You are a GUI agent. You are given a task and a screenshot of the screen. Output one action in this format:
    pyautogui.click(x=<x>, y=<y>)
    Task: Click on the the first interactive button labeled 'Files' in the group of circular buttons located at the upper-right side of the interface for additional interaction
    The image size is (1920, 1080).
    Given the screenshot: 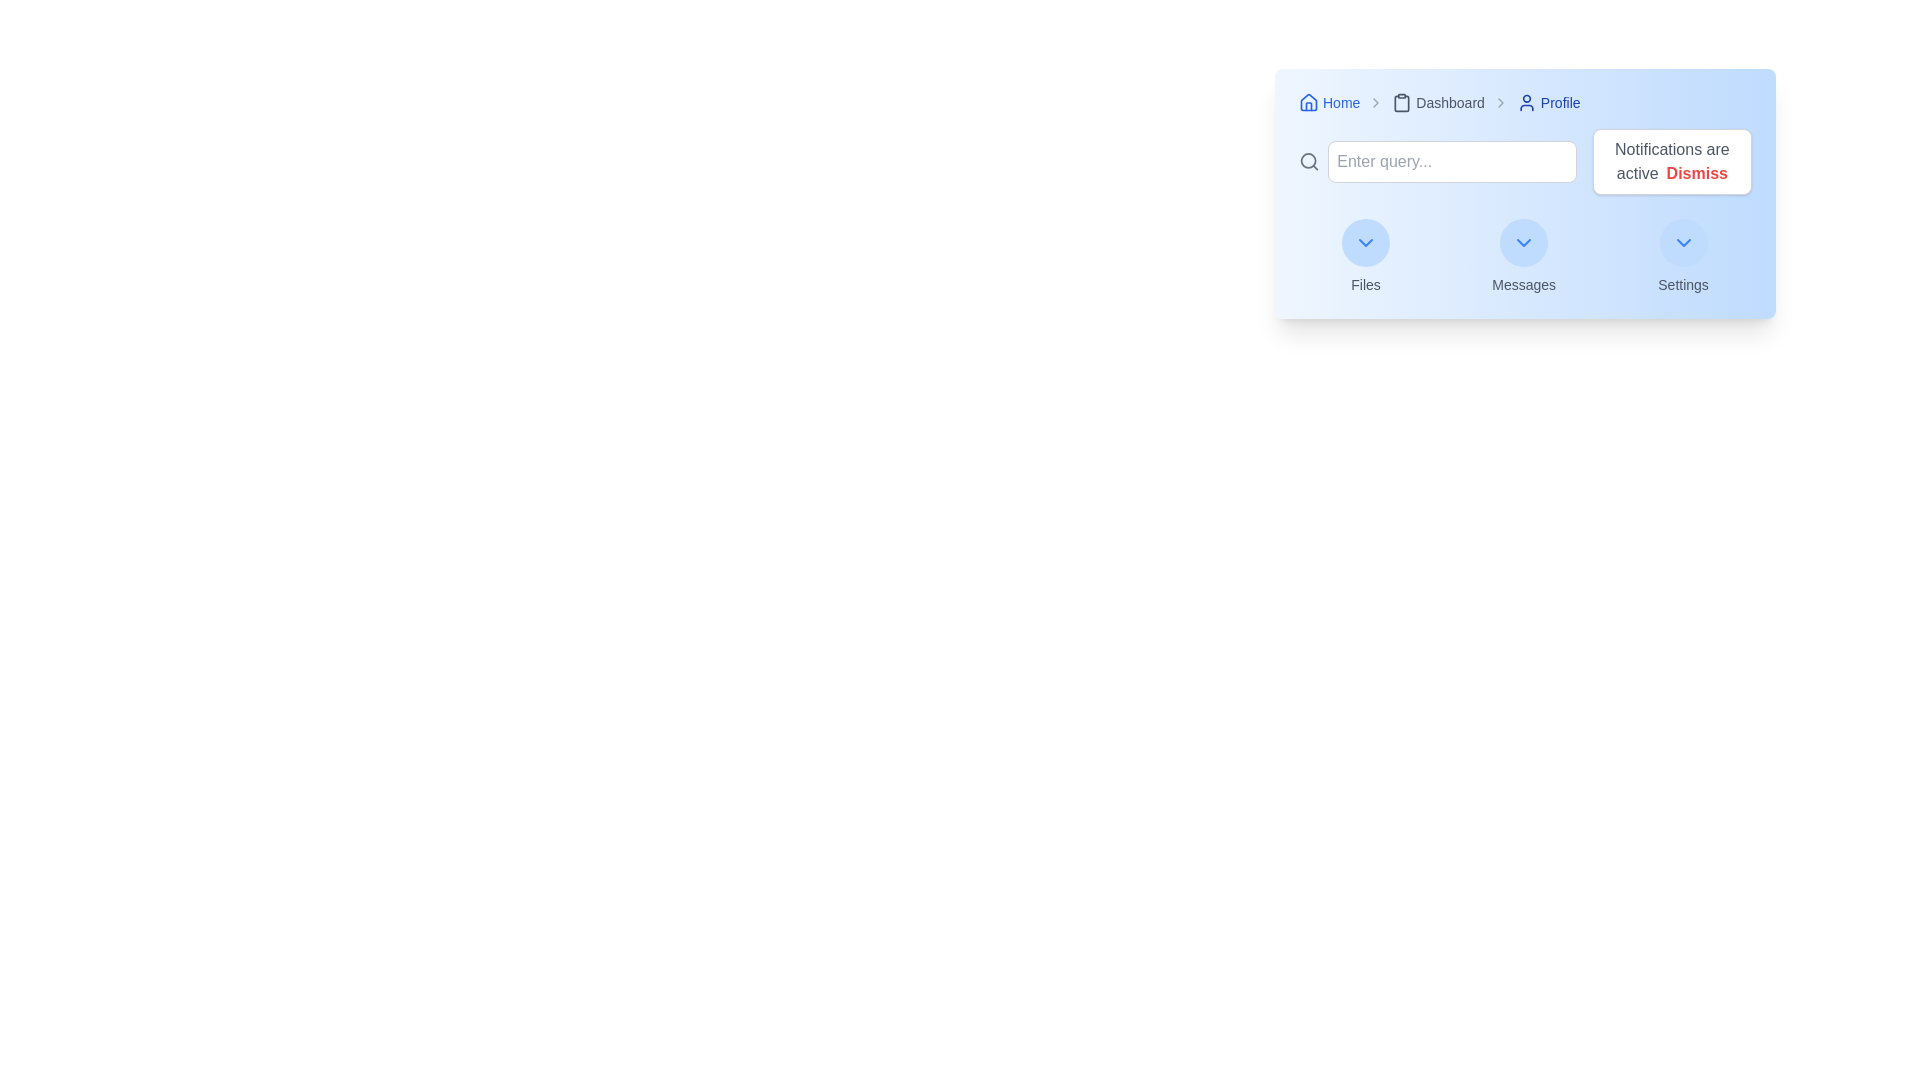 What is the action you would take?
    pyautogui.click(x=1365, y=256)
    